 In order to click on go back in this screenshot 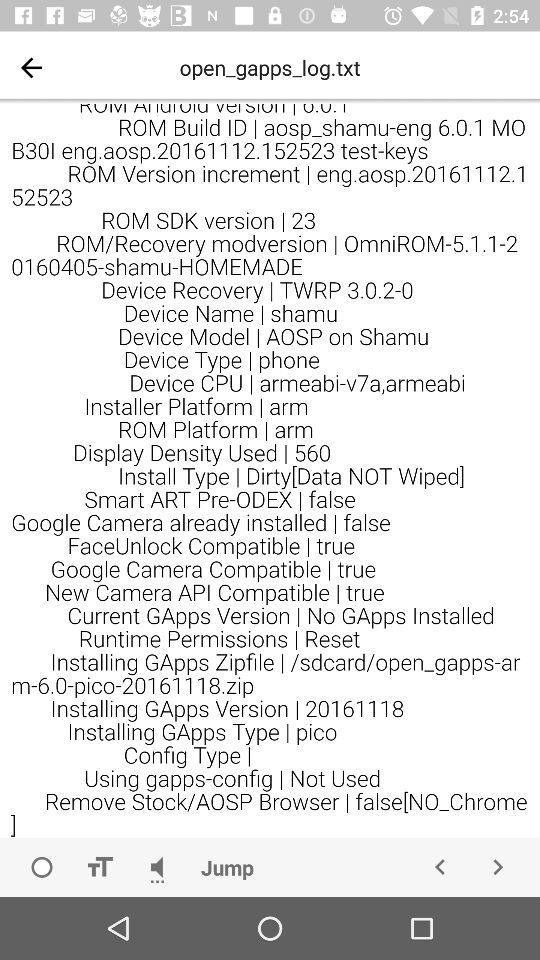, I will do `click(30, 67)`.